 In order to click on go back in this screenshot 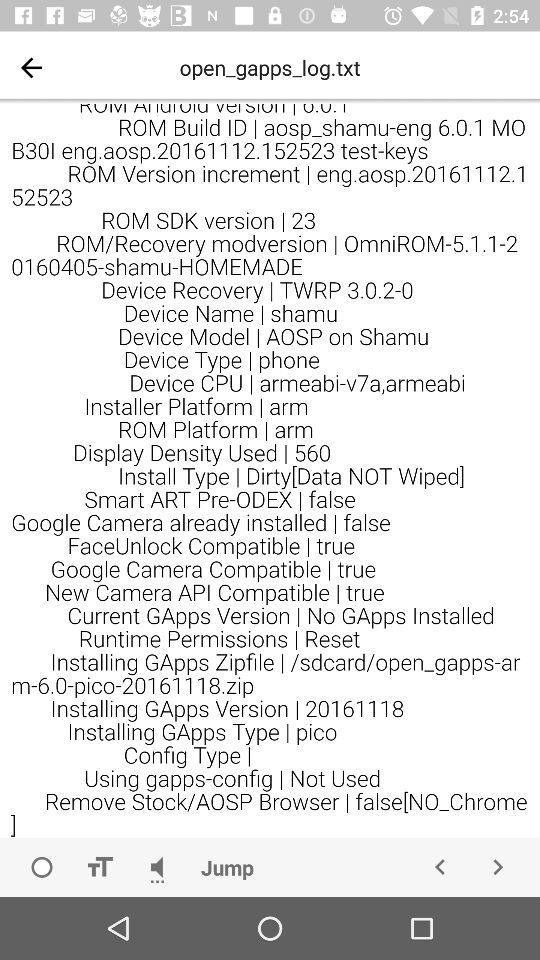, I will do `click(30, 67)`.